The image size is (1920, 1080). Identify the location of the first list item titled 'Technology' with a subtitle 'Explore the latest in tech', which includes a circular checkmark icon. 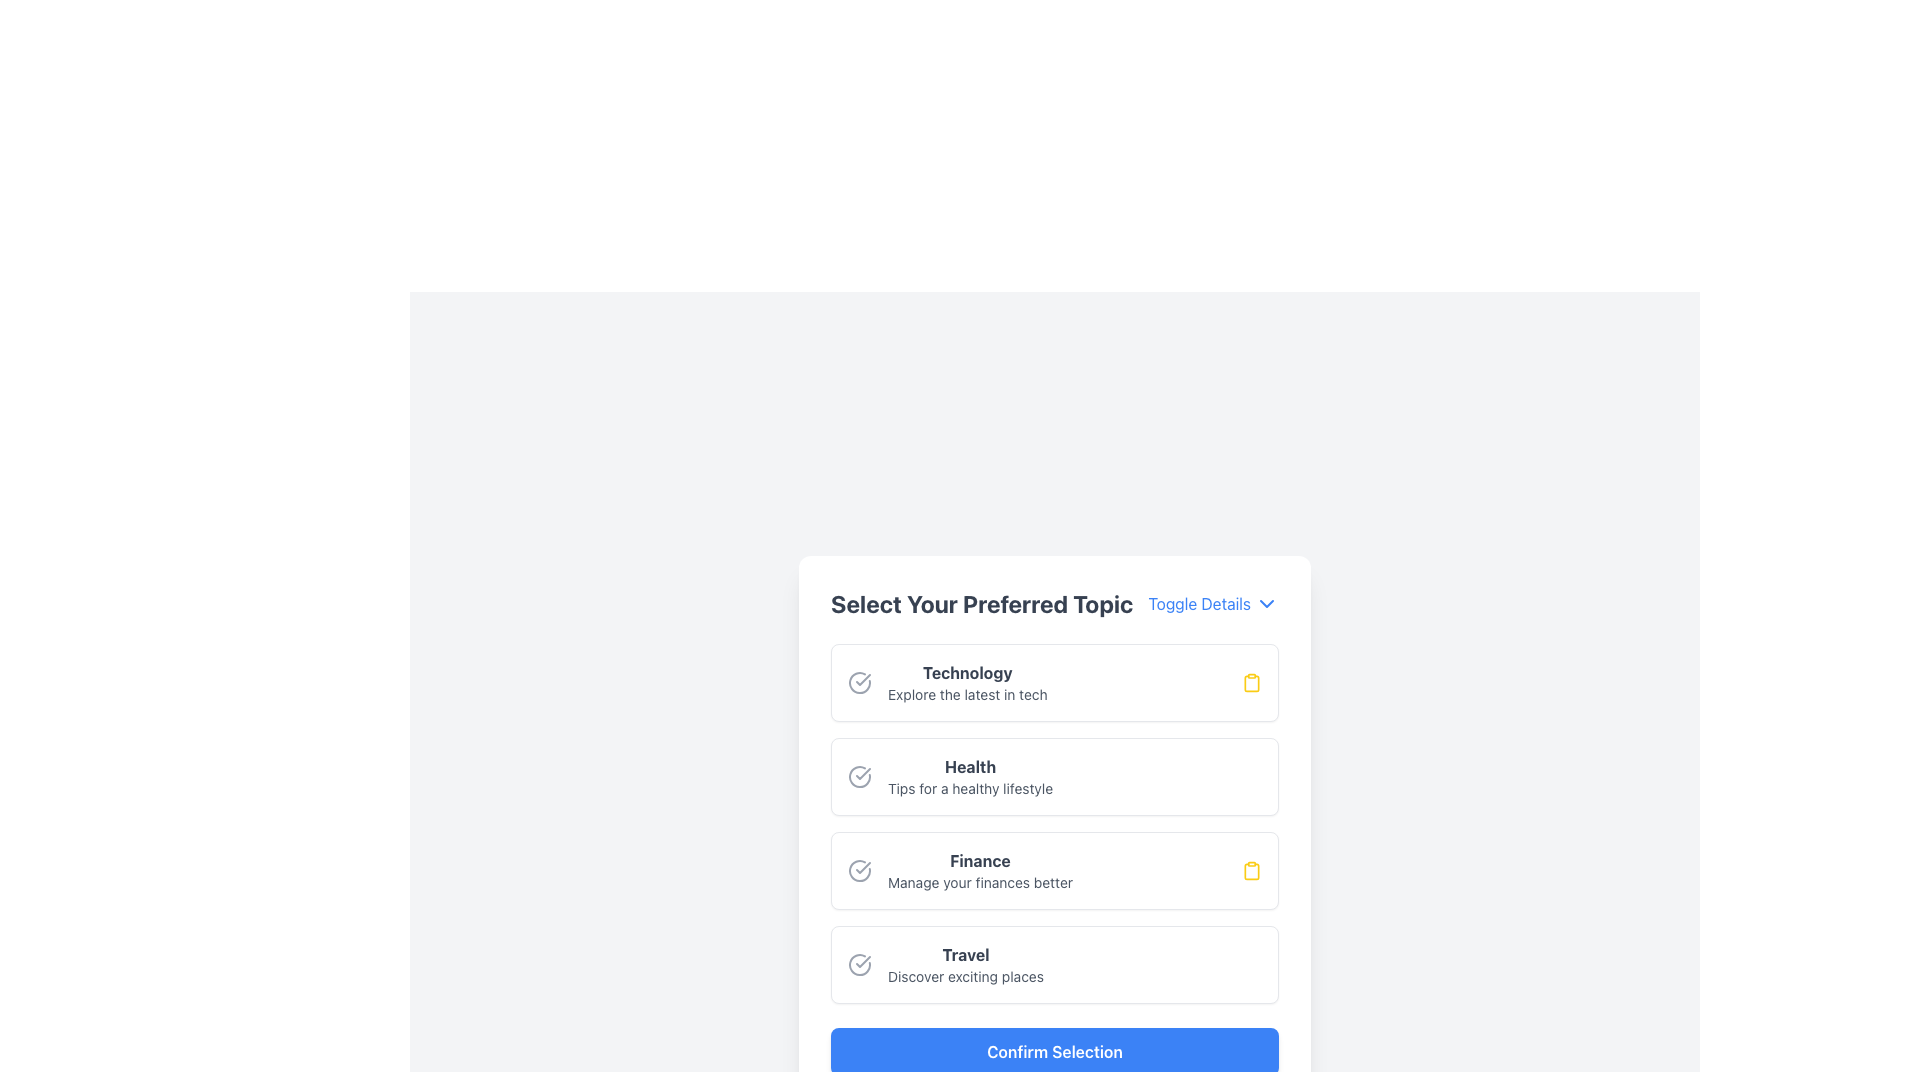
(946, 681).